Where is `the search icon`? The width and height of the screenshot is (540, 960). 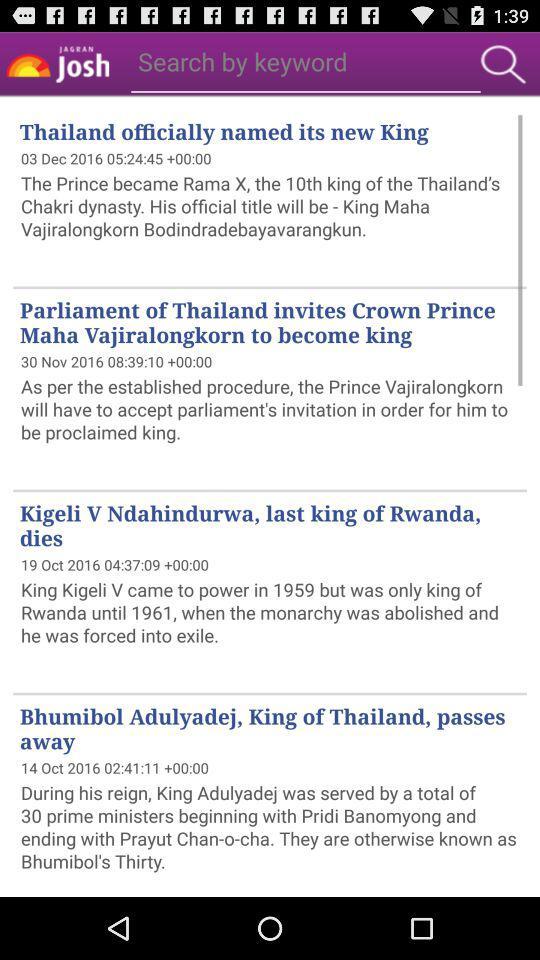 the search icon is located at coordinates (502, 68).